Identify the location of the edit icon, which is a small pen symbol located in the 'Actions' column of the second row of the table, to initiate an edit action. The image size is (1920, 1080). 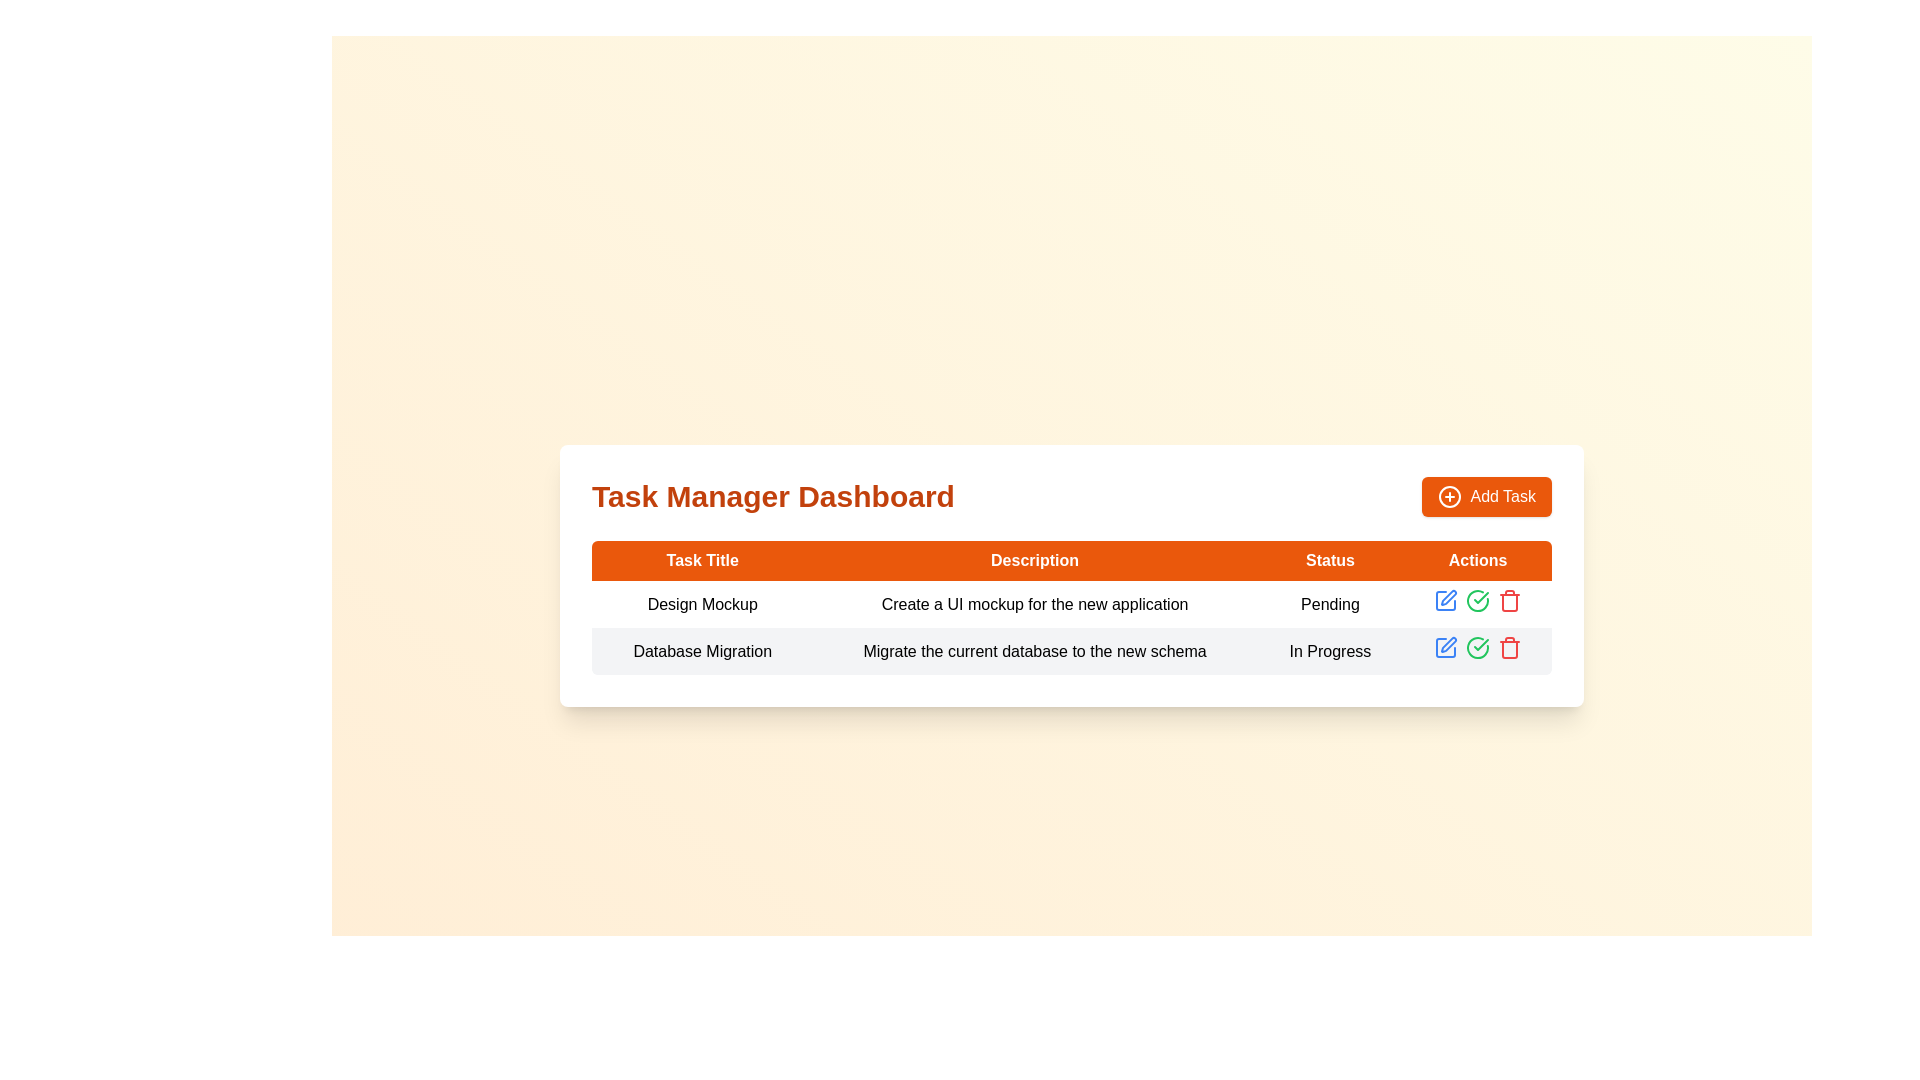
(1449, 644).